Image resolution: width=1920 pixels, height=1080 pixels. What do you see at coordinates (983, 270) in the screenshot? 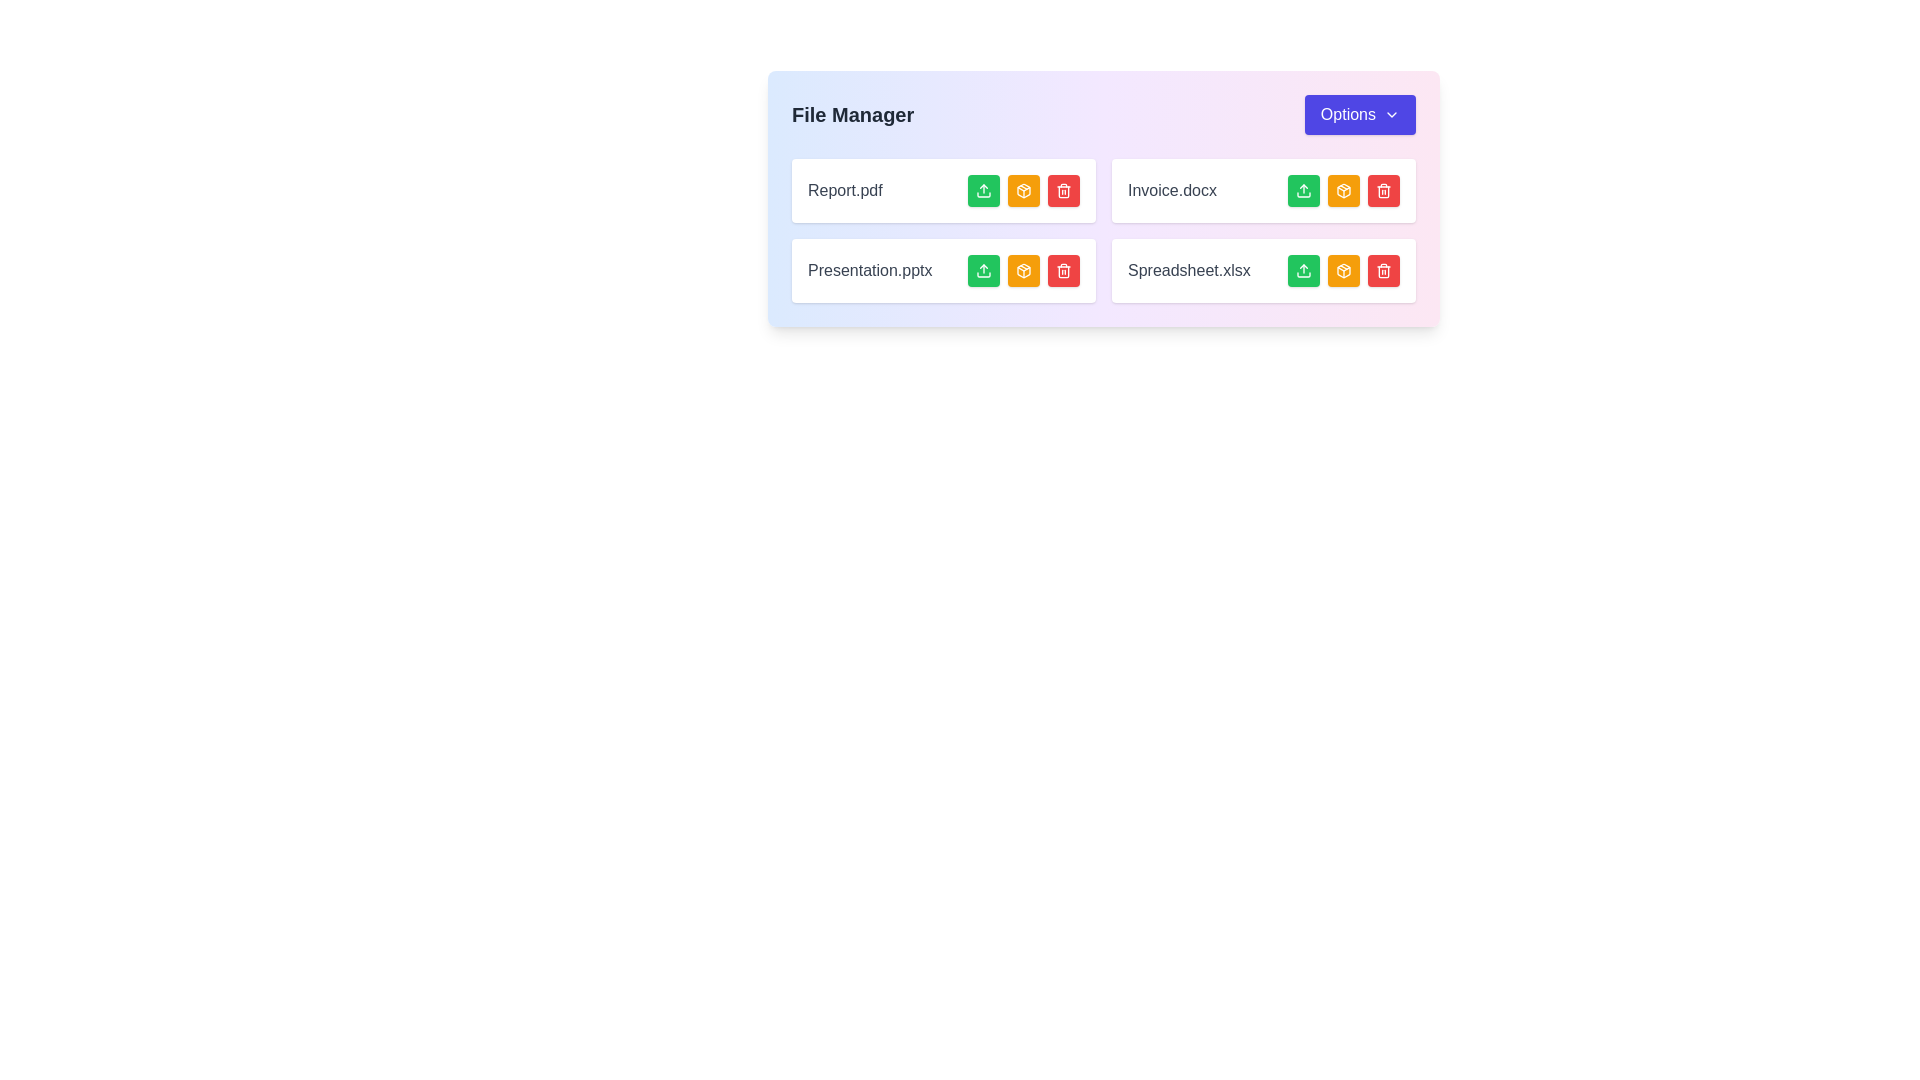
I see `the green upload button located to the right of the file name 'Presentation.pptx' in the second row of the file list` at bounding box center [983, 270].